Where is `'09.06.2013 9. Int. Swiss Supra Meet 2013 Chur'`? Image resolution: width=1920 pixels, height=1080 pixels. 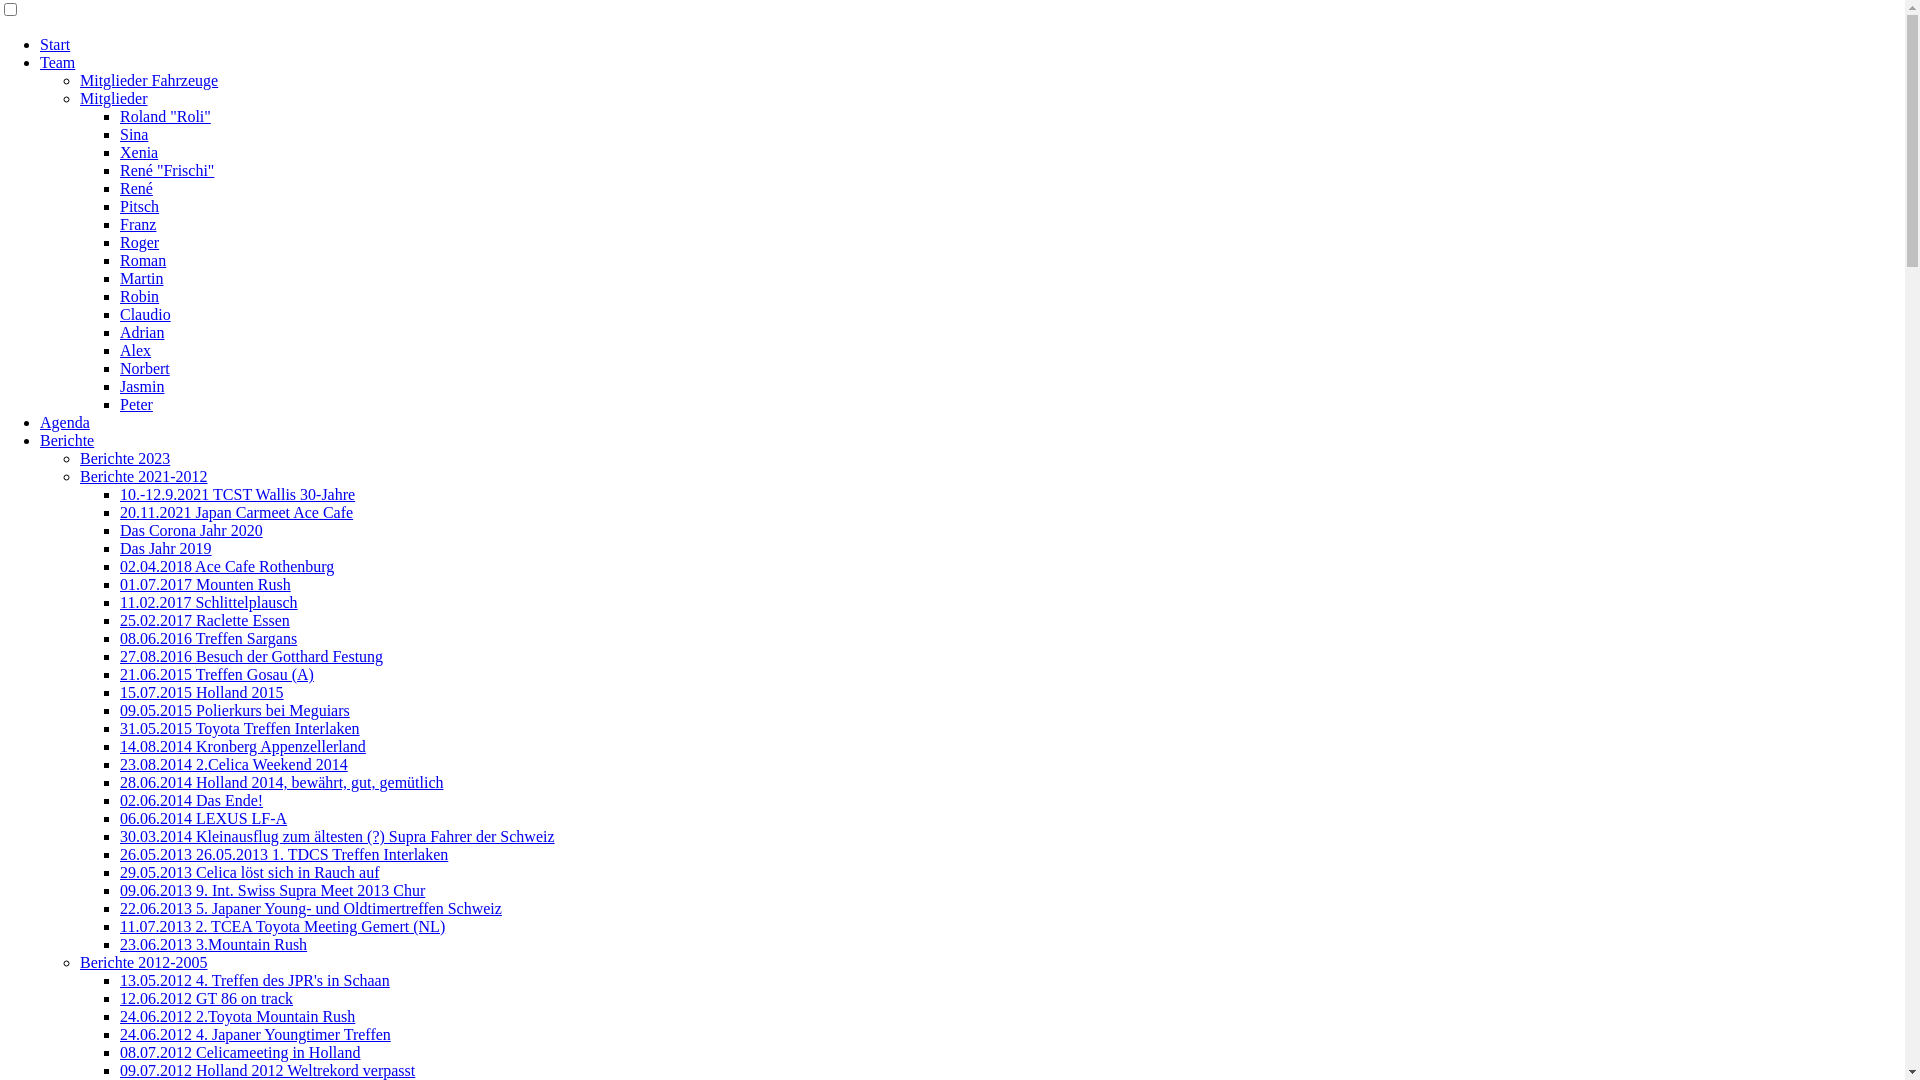 '09.06.2013 9. Int. Swiss Supra Meet 2013 Chur' is located at coordinates (119, 889).